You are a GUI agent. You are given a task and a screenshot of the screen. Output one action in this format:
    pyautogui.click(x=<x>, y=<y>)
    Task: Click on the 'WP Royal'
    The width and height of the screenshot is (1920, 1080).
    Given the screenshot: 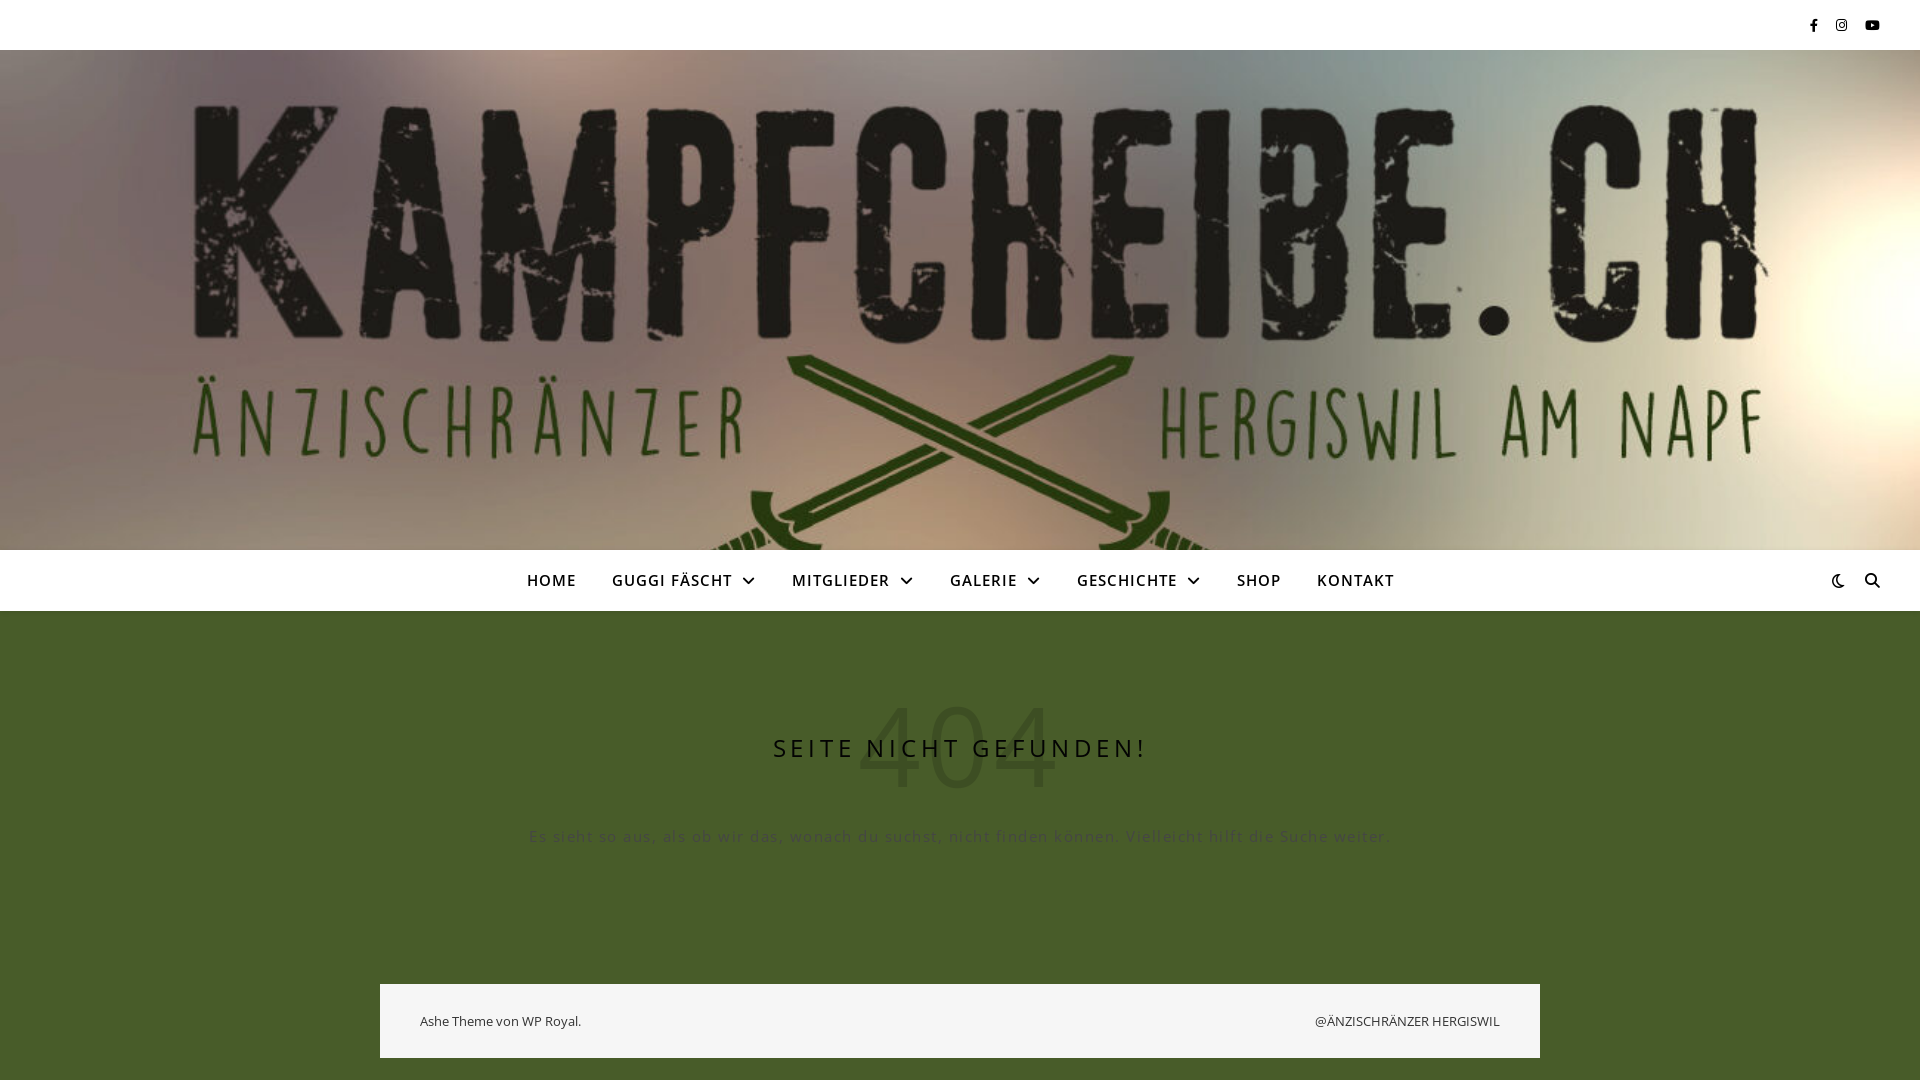 What is the action you would take?
    pyautogui.click(x=550, y=1021)
    